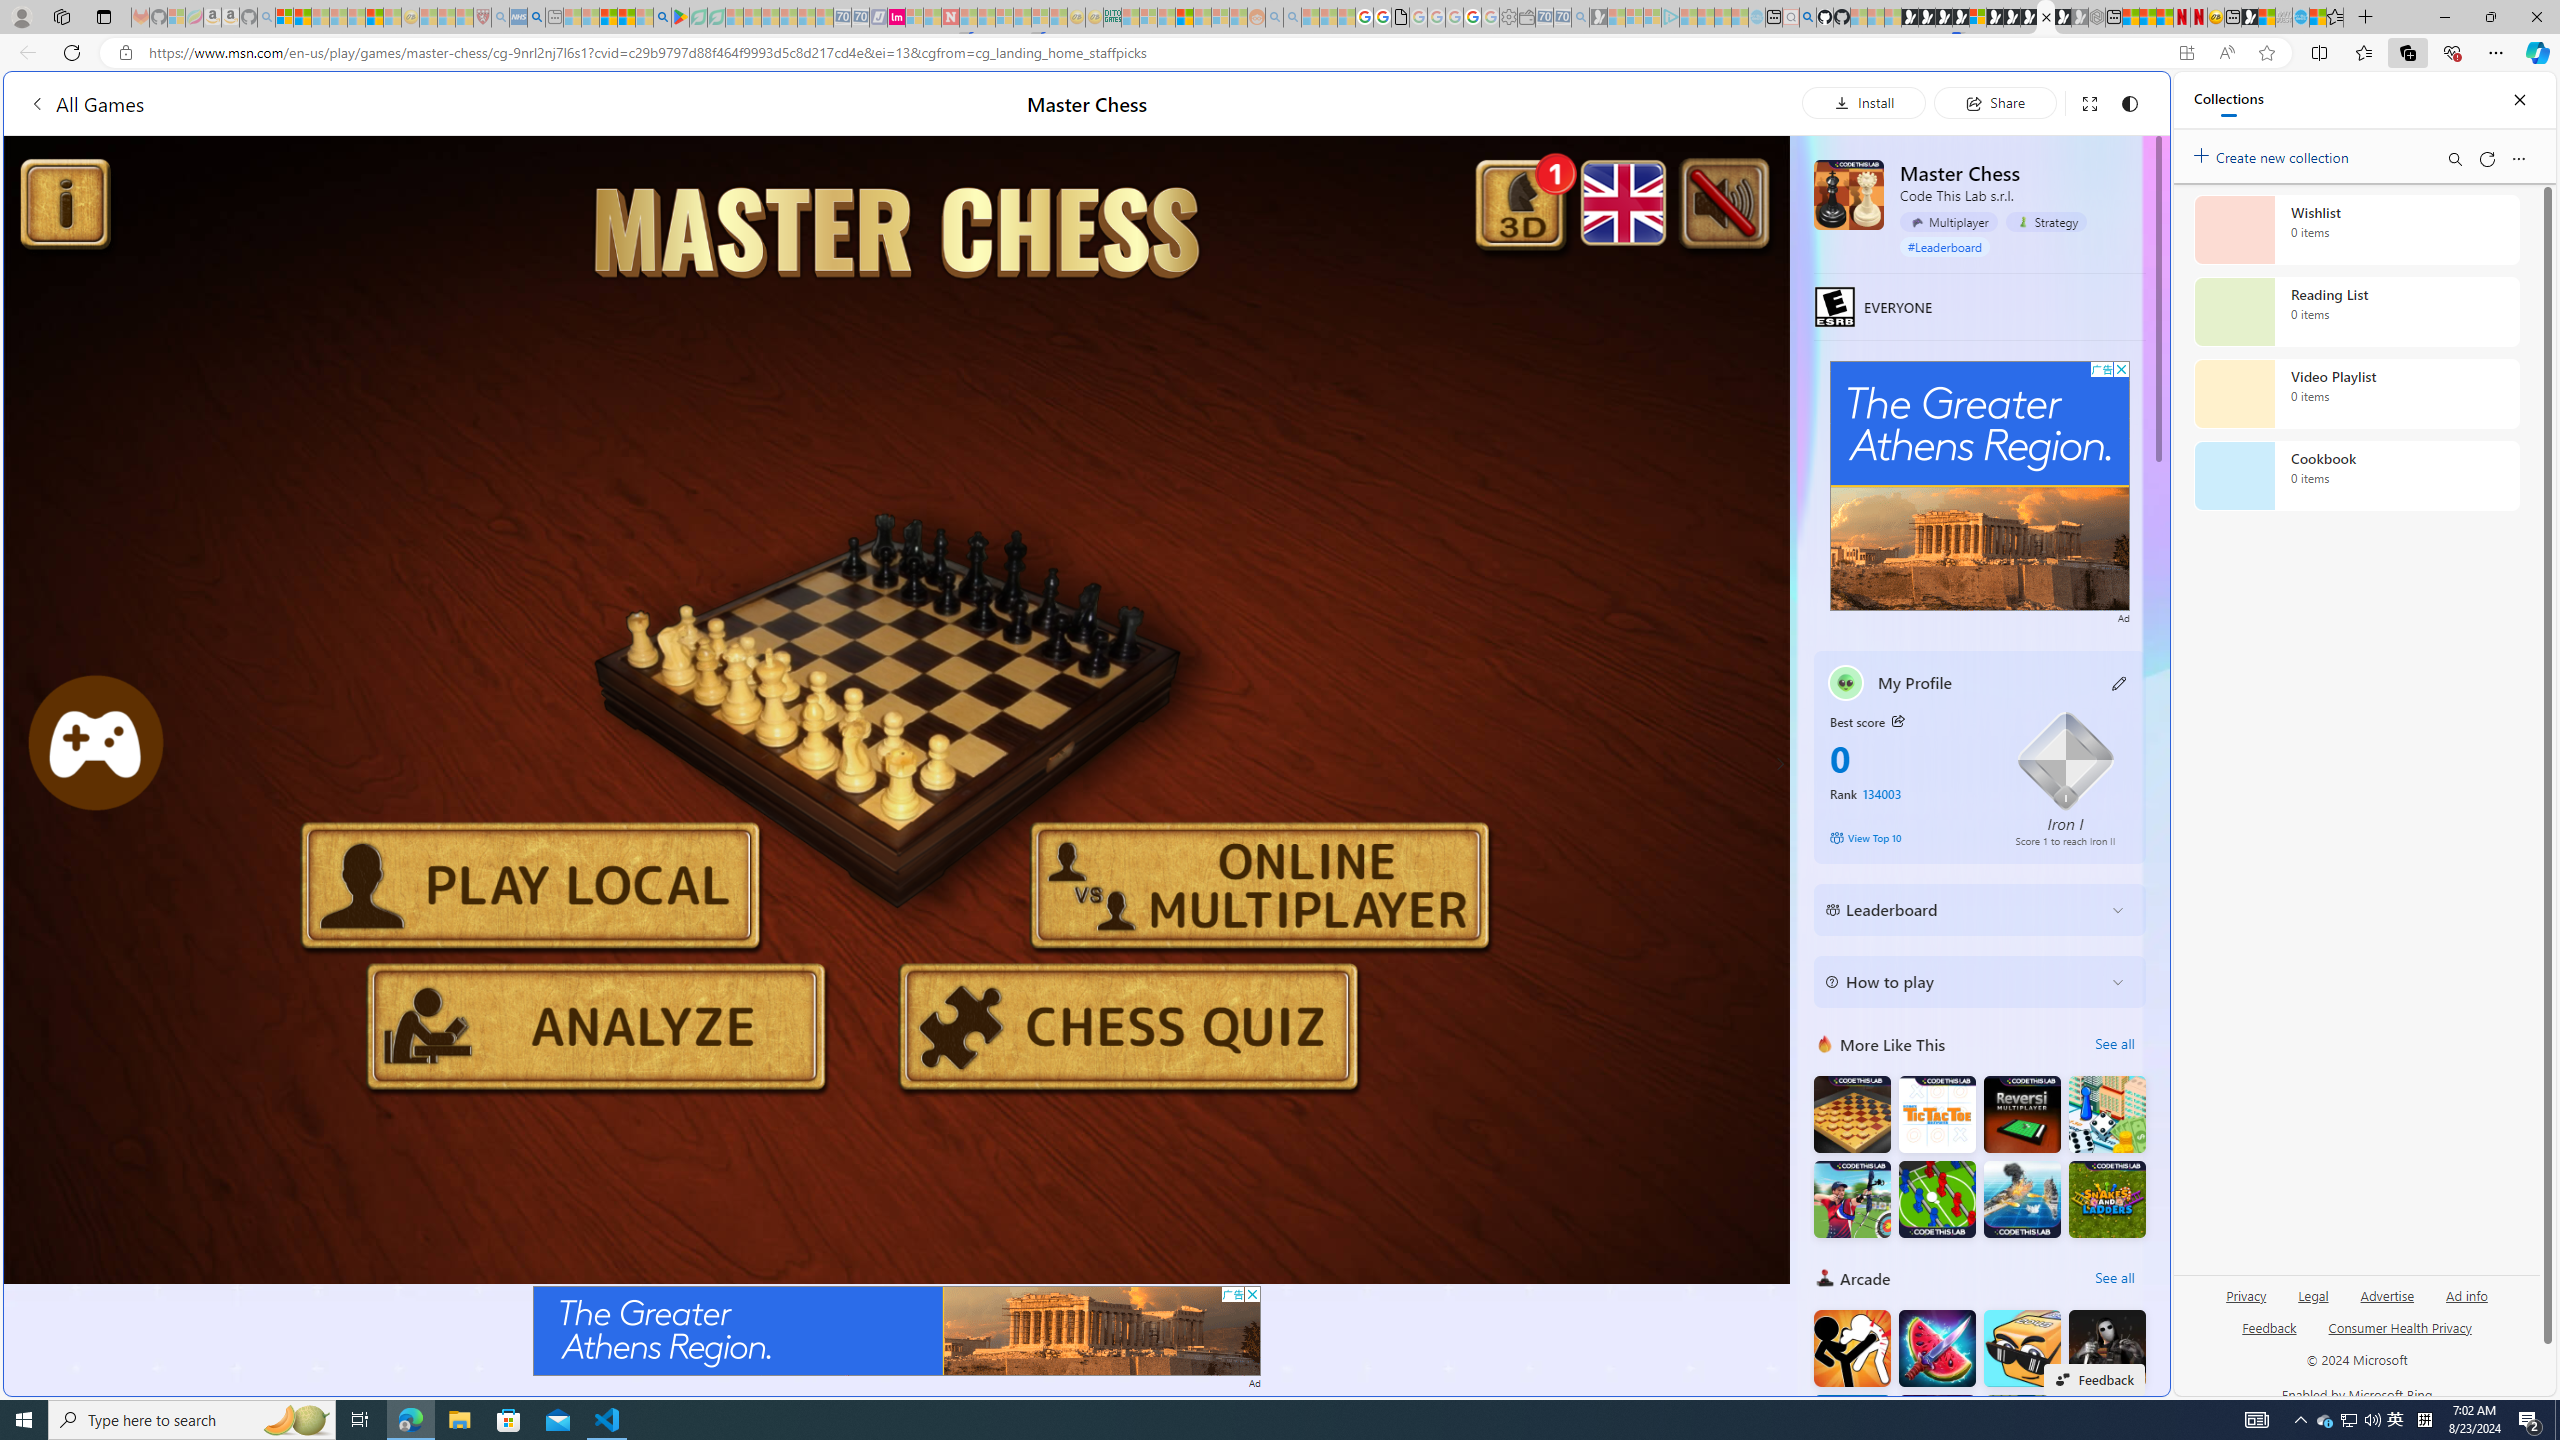  I want to click on 'MSNBC - MSN - Sleeping', so click(1129, 16).